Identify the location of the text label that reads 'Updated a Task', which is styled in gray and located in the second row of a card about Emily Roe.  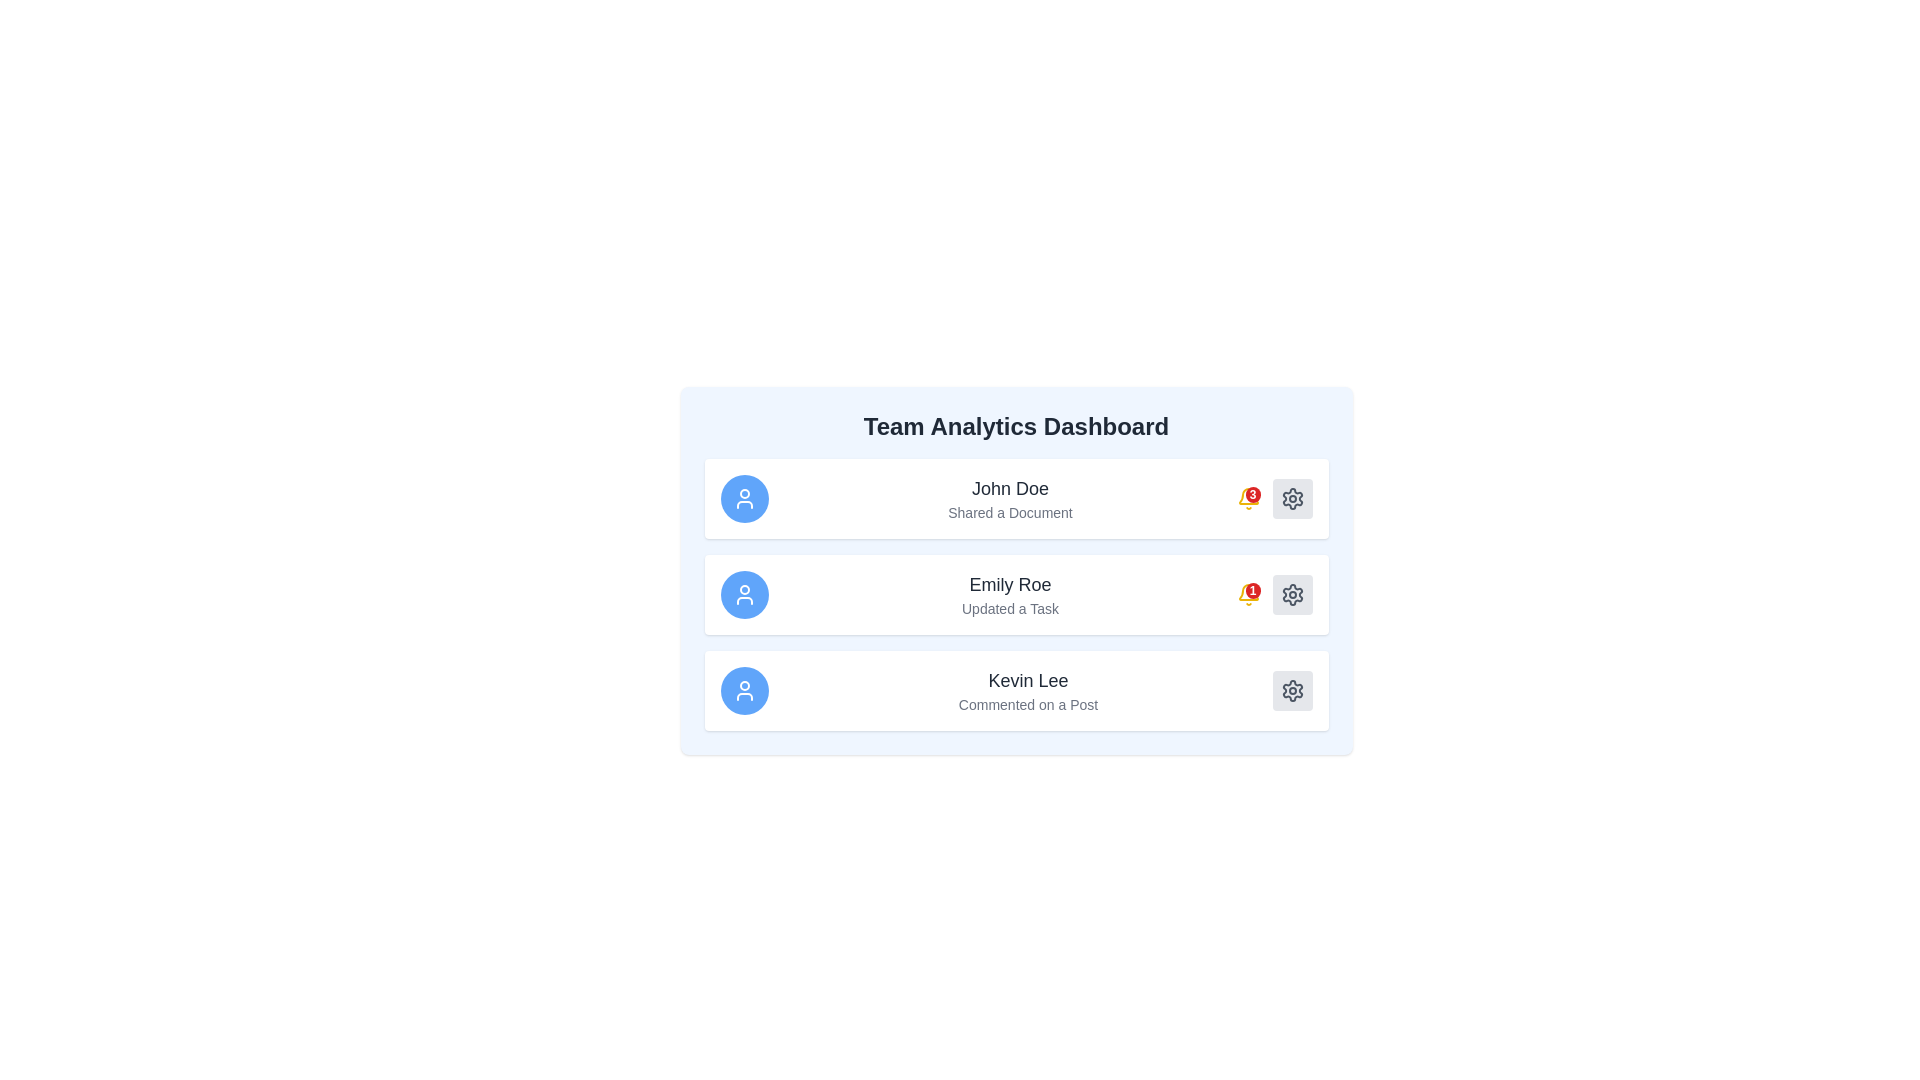
(1010, 608).